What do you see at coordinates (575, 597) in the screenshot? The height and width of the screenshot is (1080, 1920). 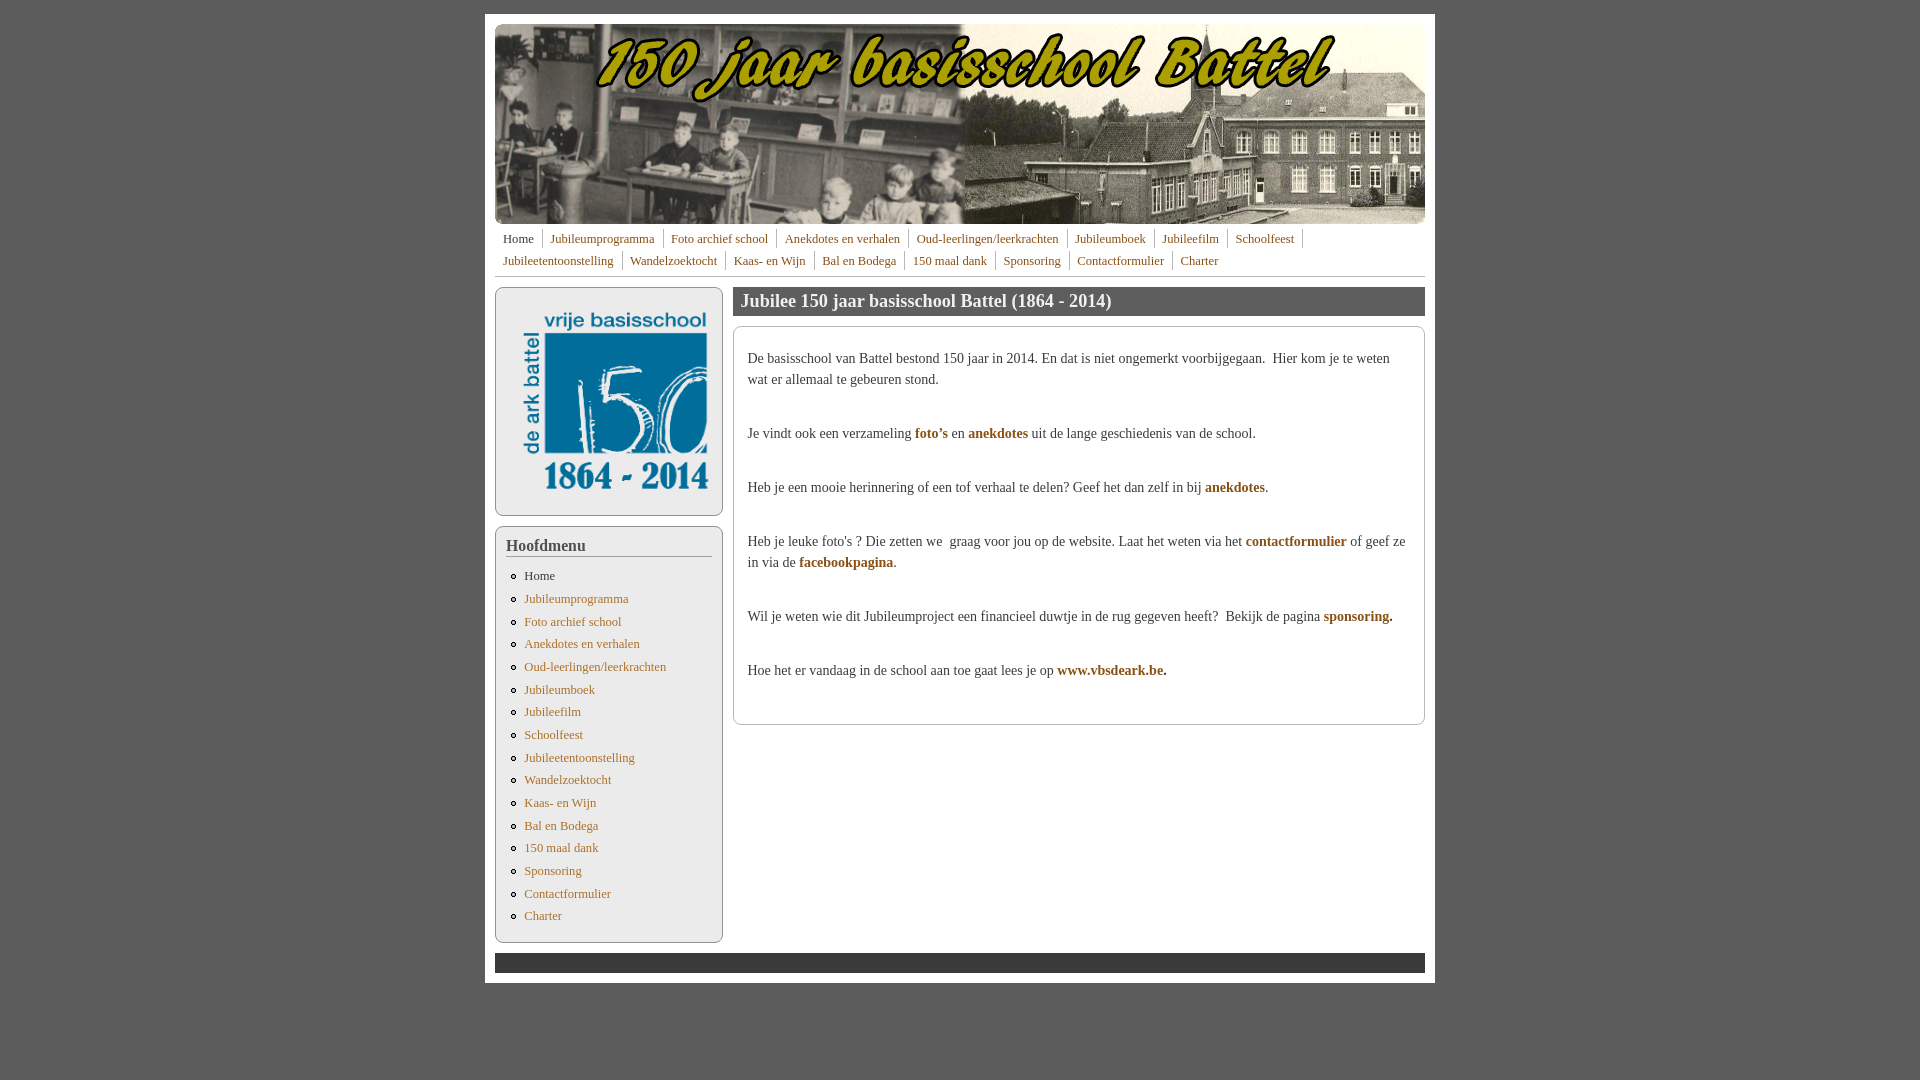 I see `'Jubileumprogramma'` at bounding box center [575, 597].